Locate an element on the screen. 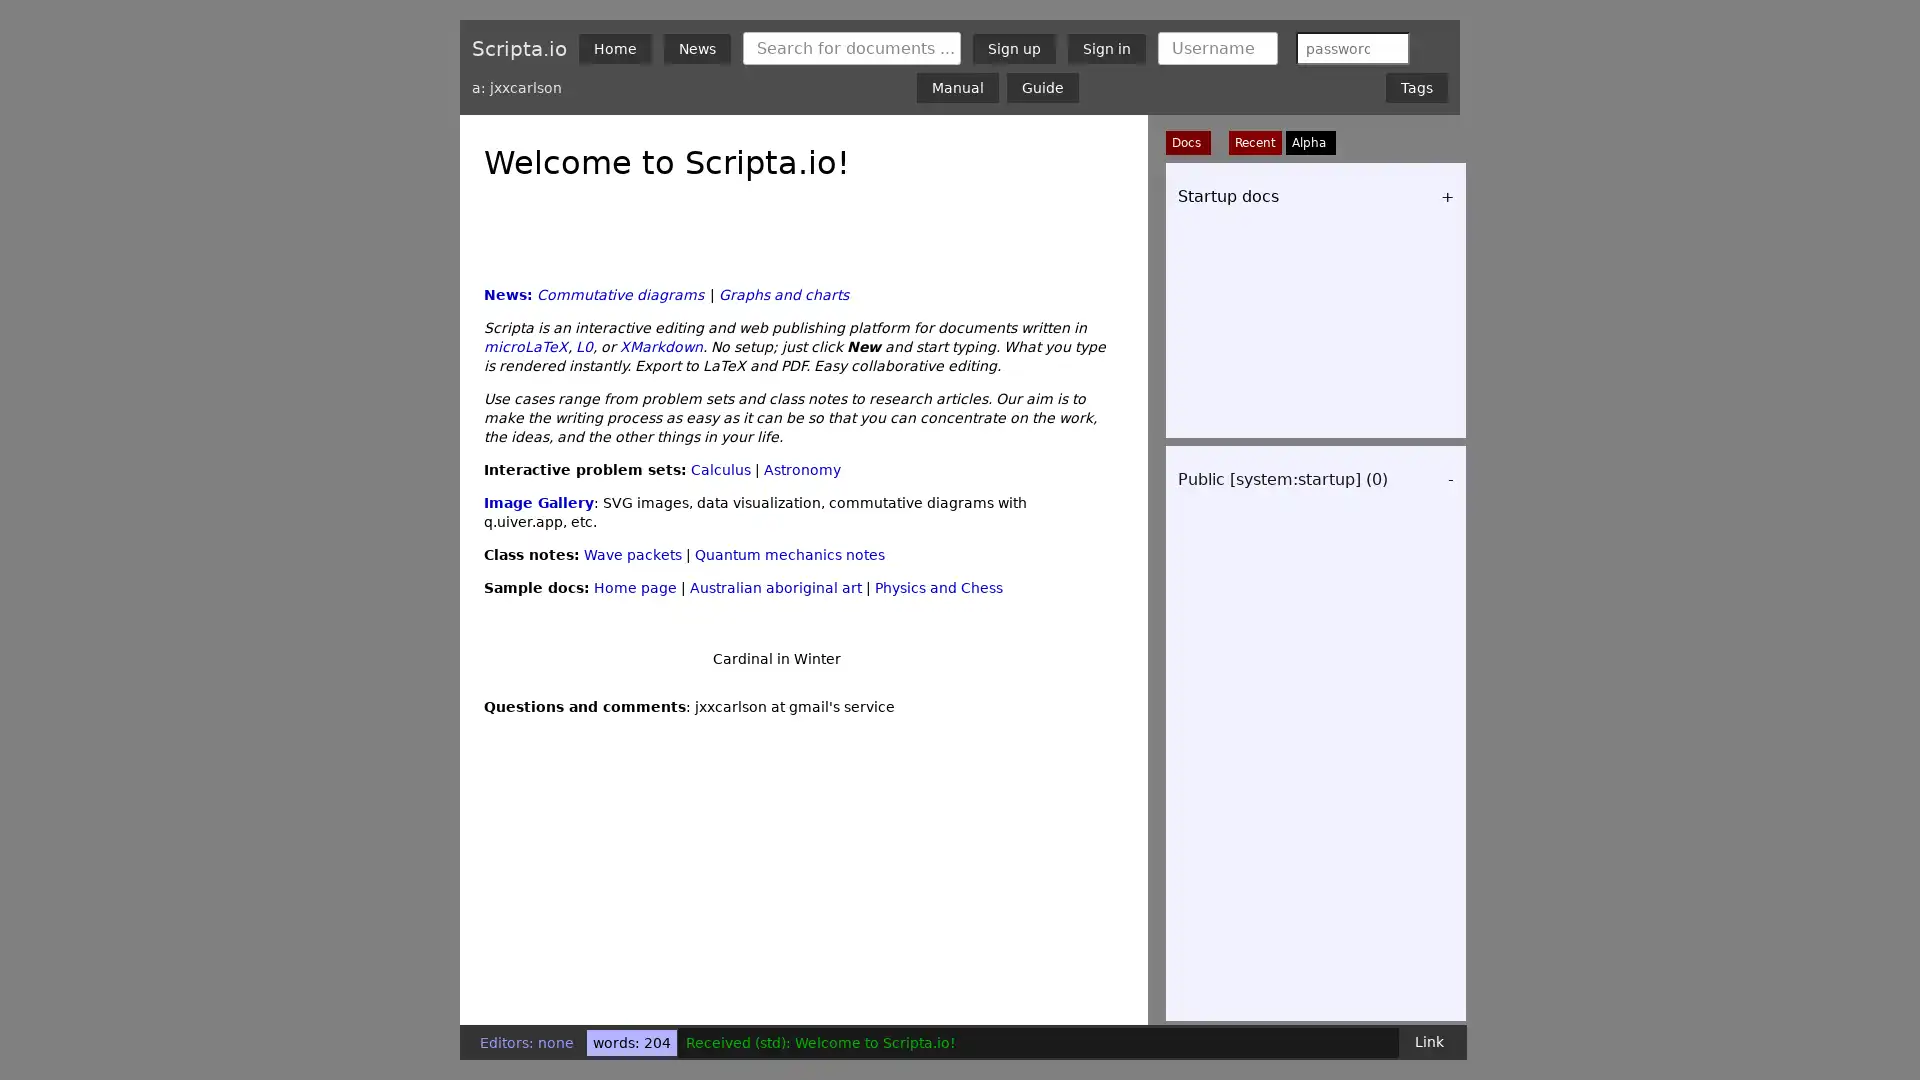 The width and height of the screenshot is (1920, 1080). Manual Manuals, templates, answers to common questions is located at coordinates (957, 87).